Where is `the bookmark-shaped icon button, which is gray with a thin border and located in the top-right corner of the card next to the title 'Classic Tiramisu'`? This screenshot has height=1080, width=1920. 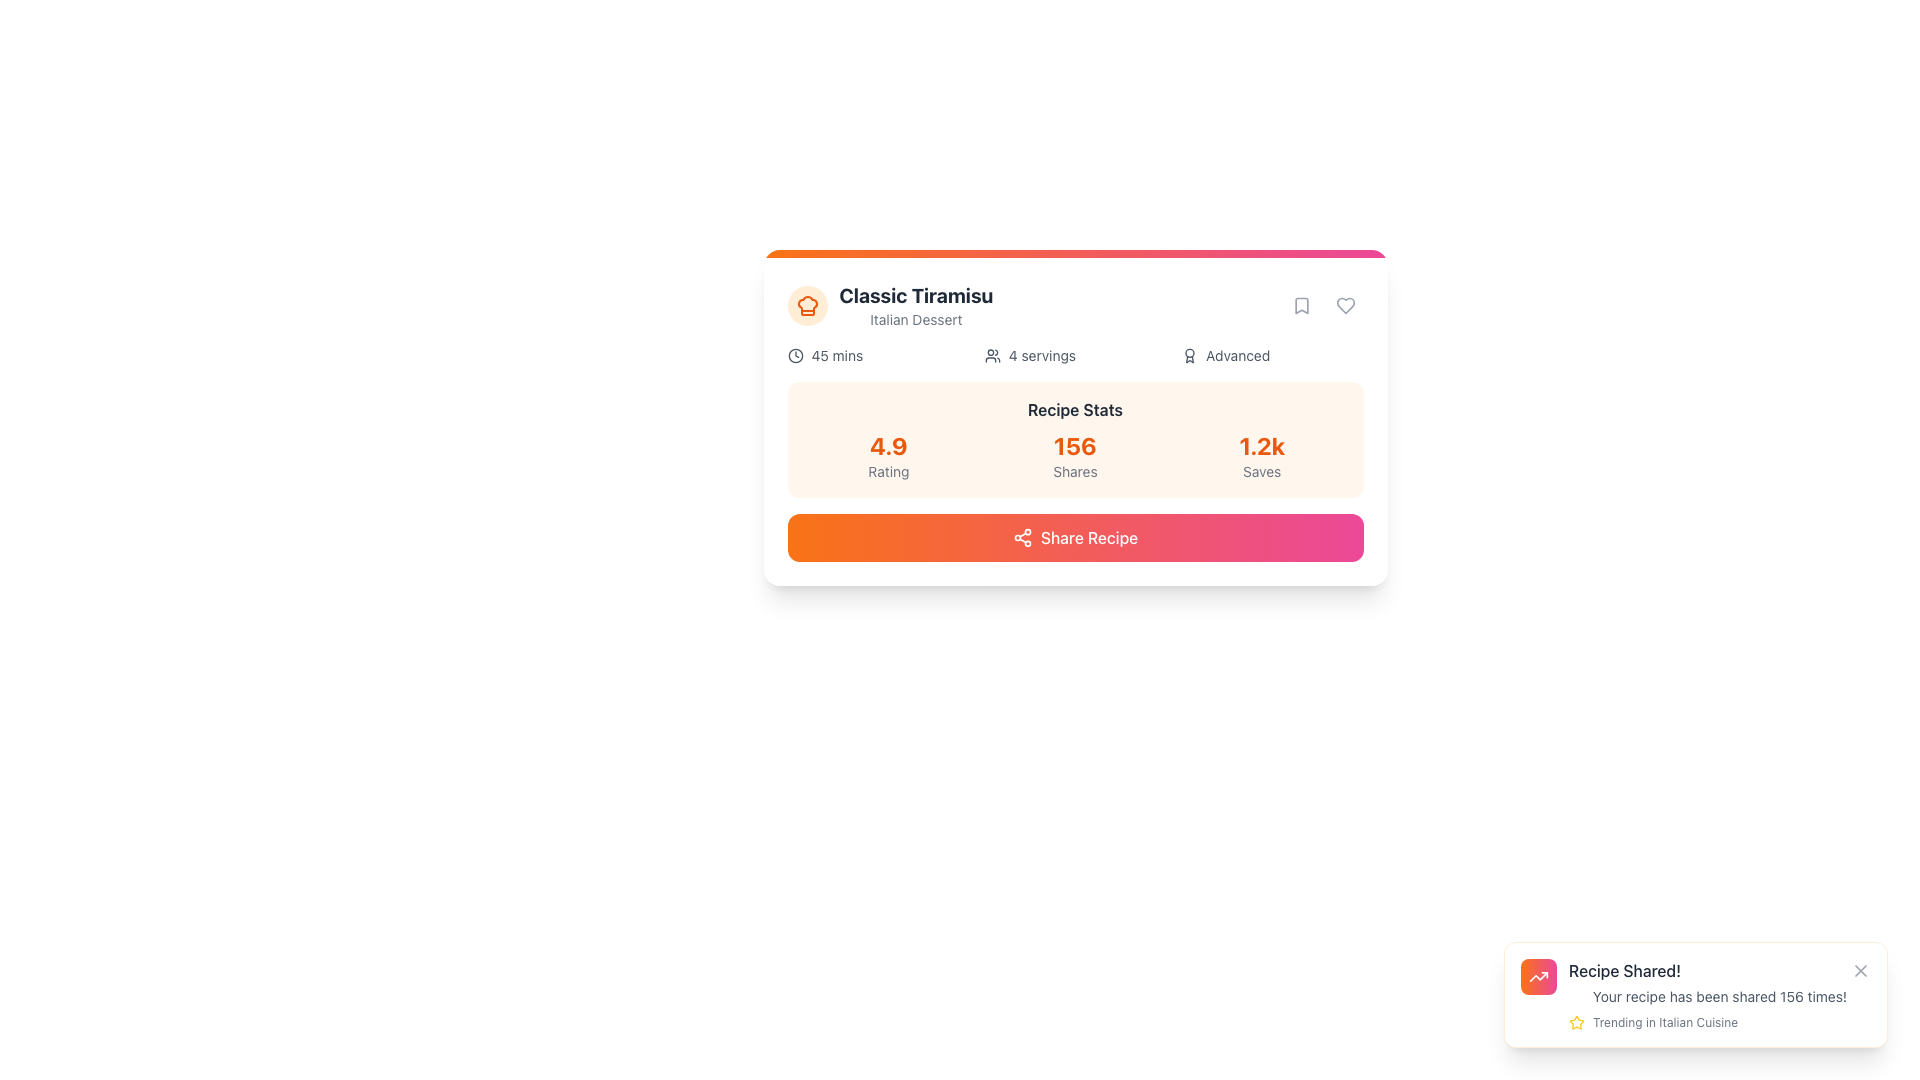 the bookmark-shaped icon button, which is gray with a thin border and located in the top-right corner of the card next to the title 'Classic Tiramisu' is located at coordinates (1301, 305).